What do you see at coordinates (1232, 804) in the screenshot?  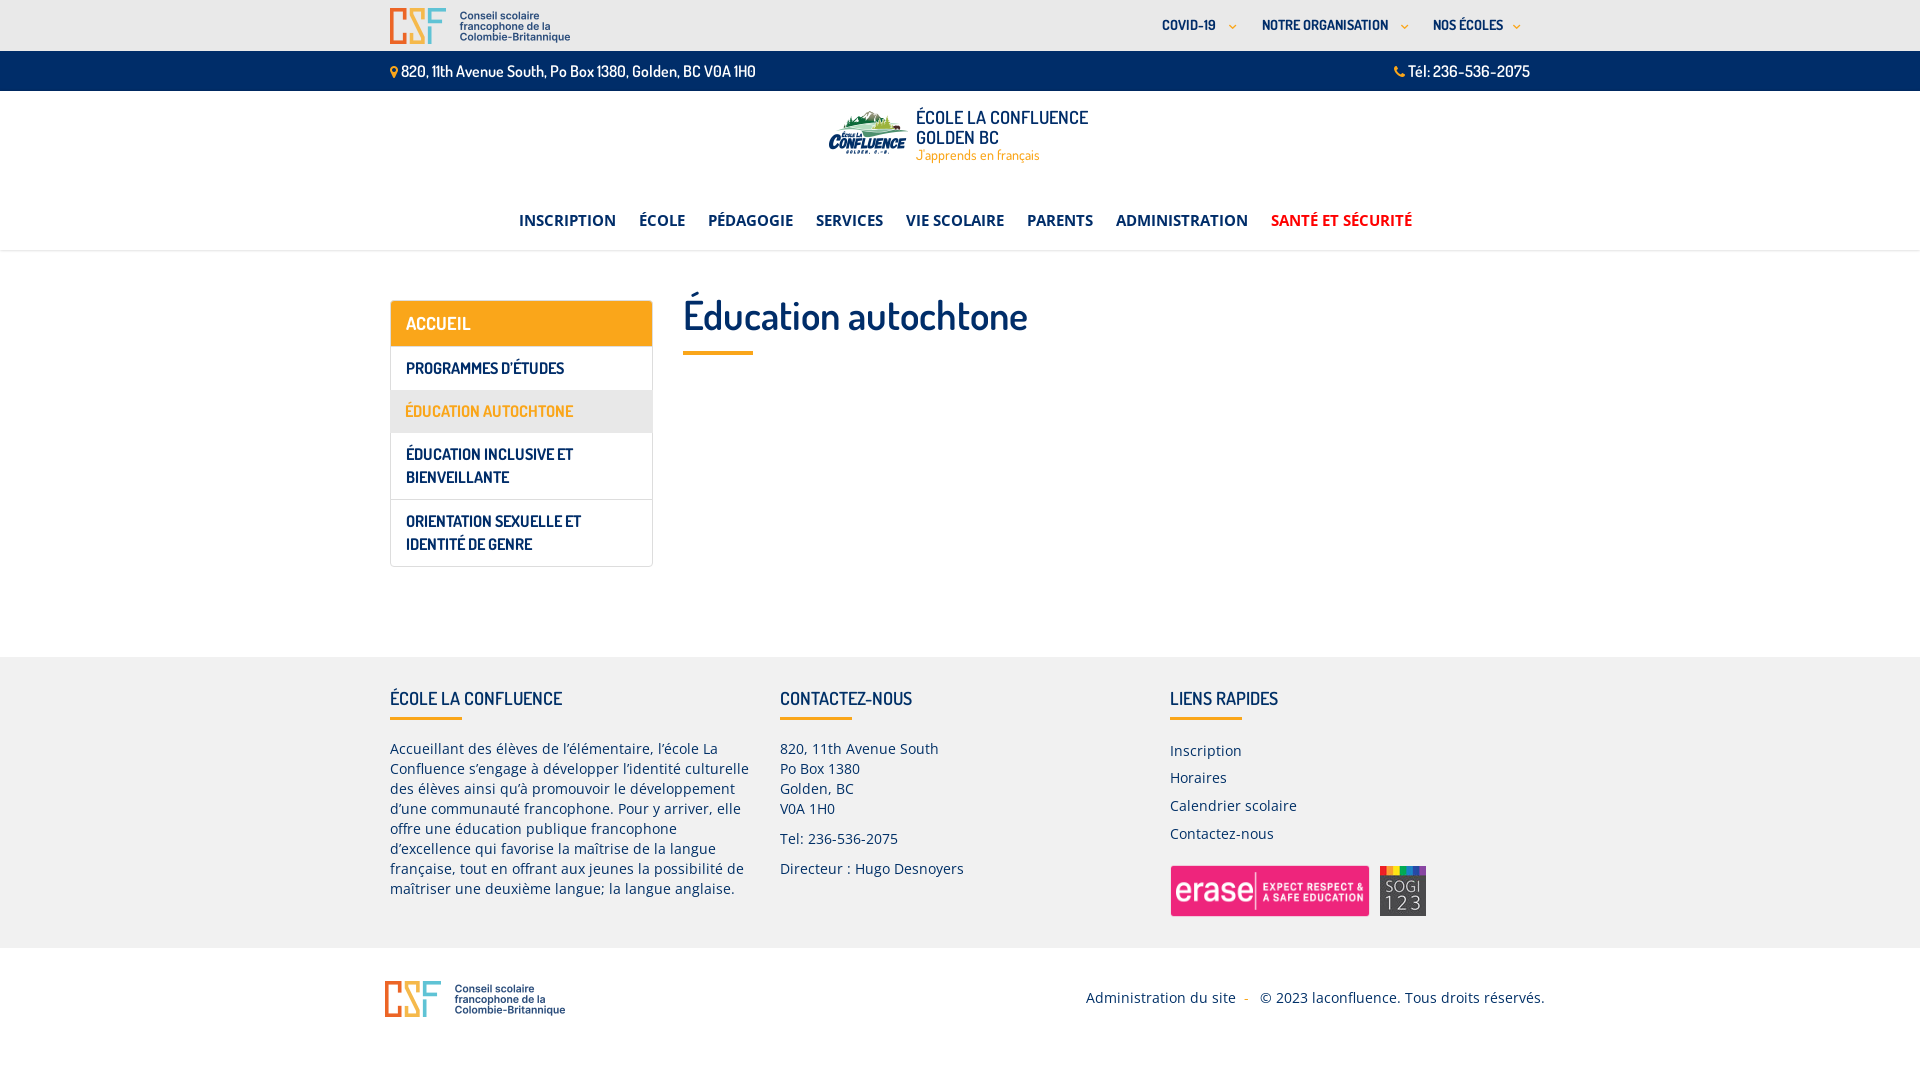 I see `'Calendrier scolaire'` at bounding box center [1232, 804].